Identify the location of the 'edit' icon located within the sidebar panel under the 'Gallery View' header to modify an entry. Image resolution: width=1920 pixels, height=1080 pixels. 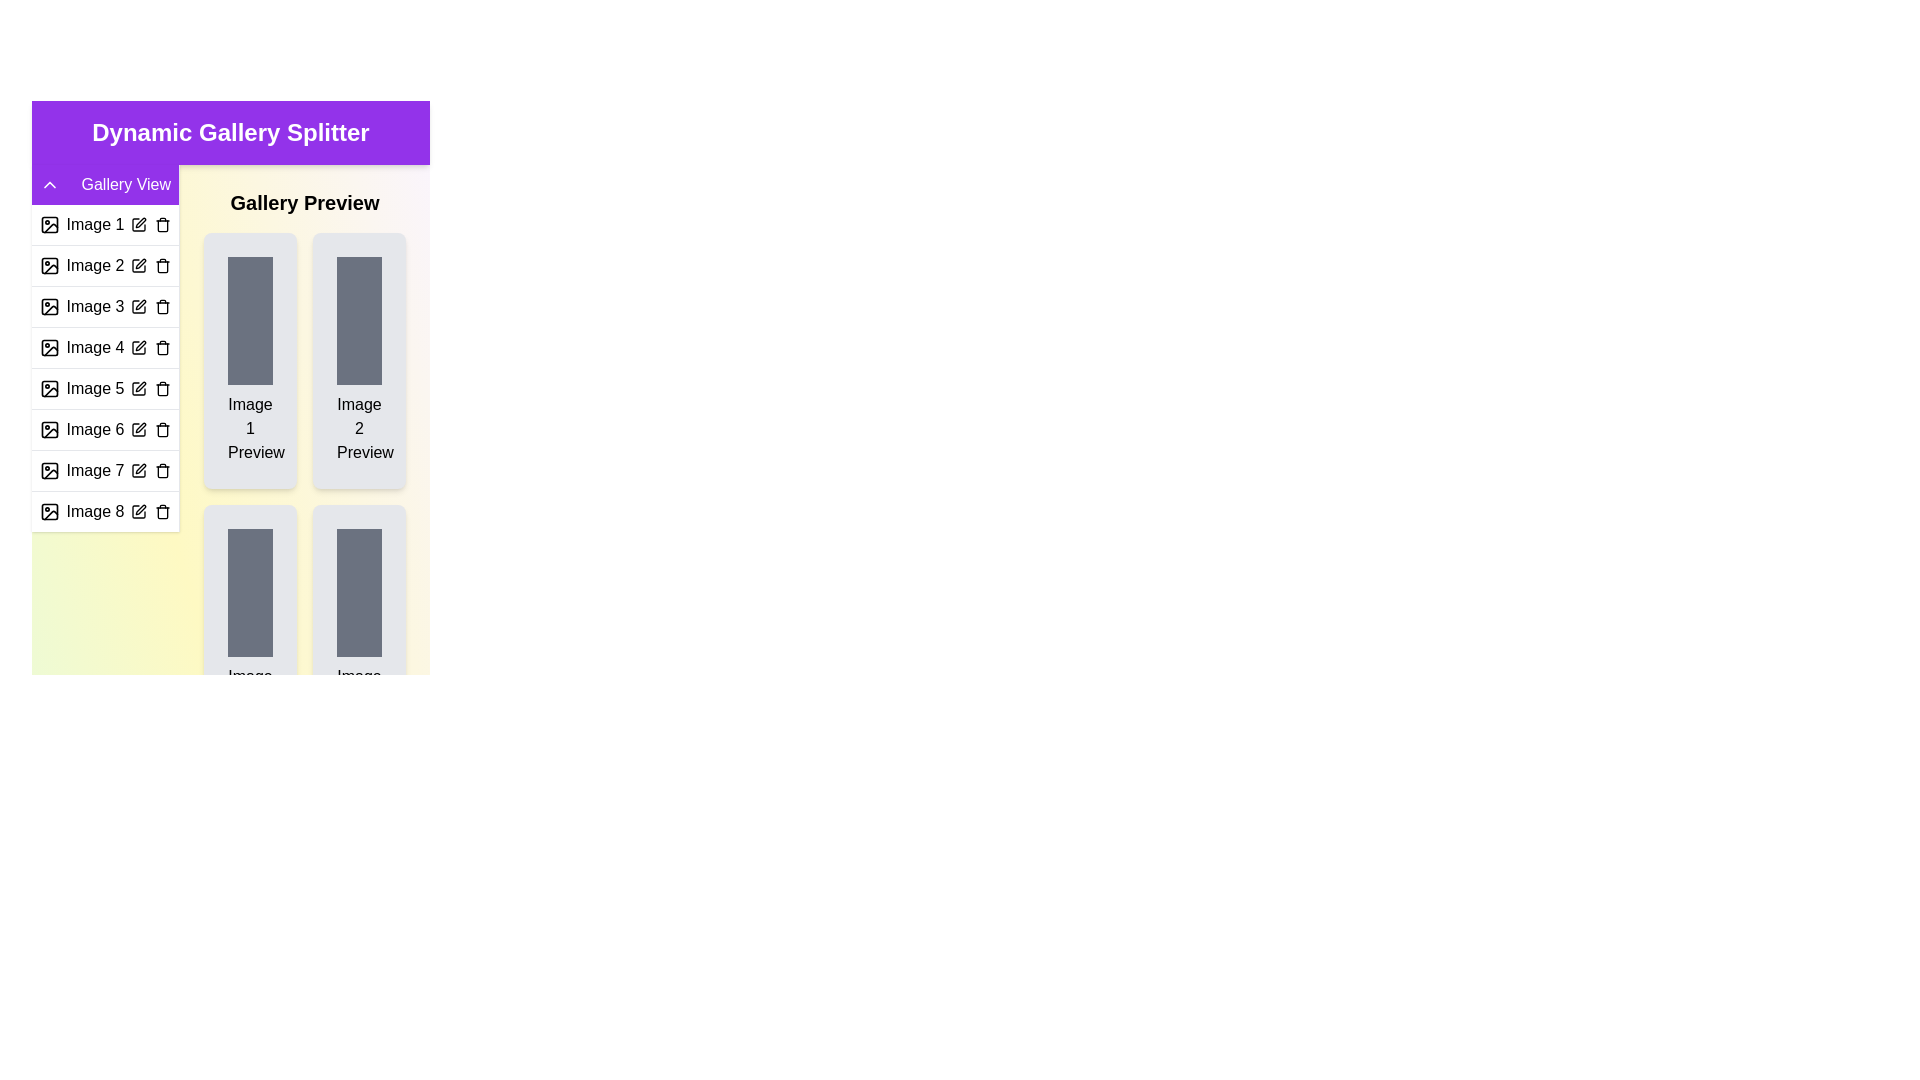
(104, 347).